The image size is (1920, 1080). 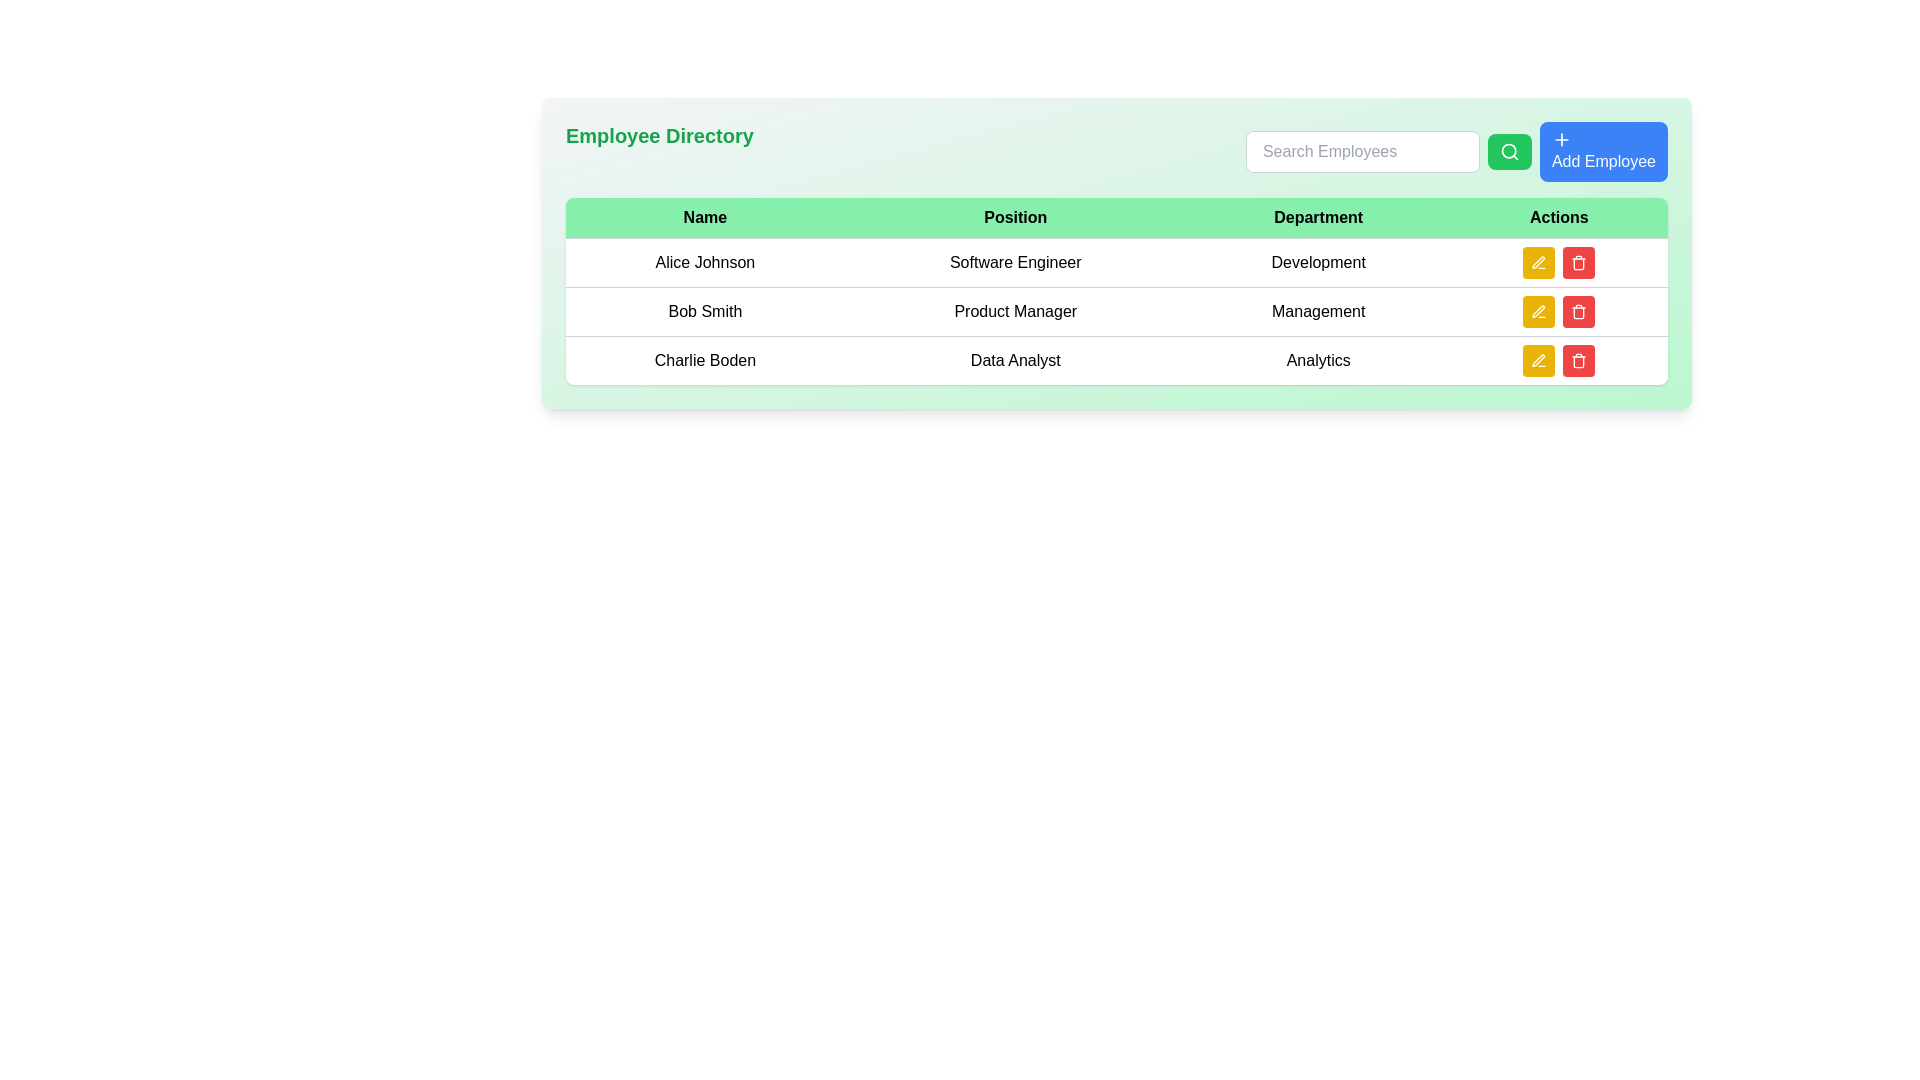 I want to click on the pen-shaped icon with a yellow background located in the Actions column of the last row of the 'Employee Directory' table, corresponding to the employee 'Charlie Boden', so click(x=1538, y=360).